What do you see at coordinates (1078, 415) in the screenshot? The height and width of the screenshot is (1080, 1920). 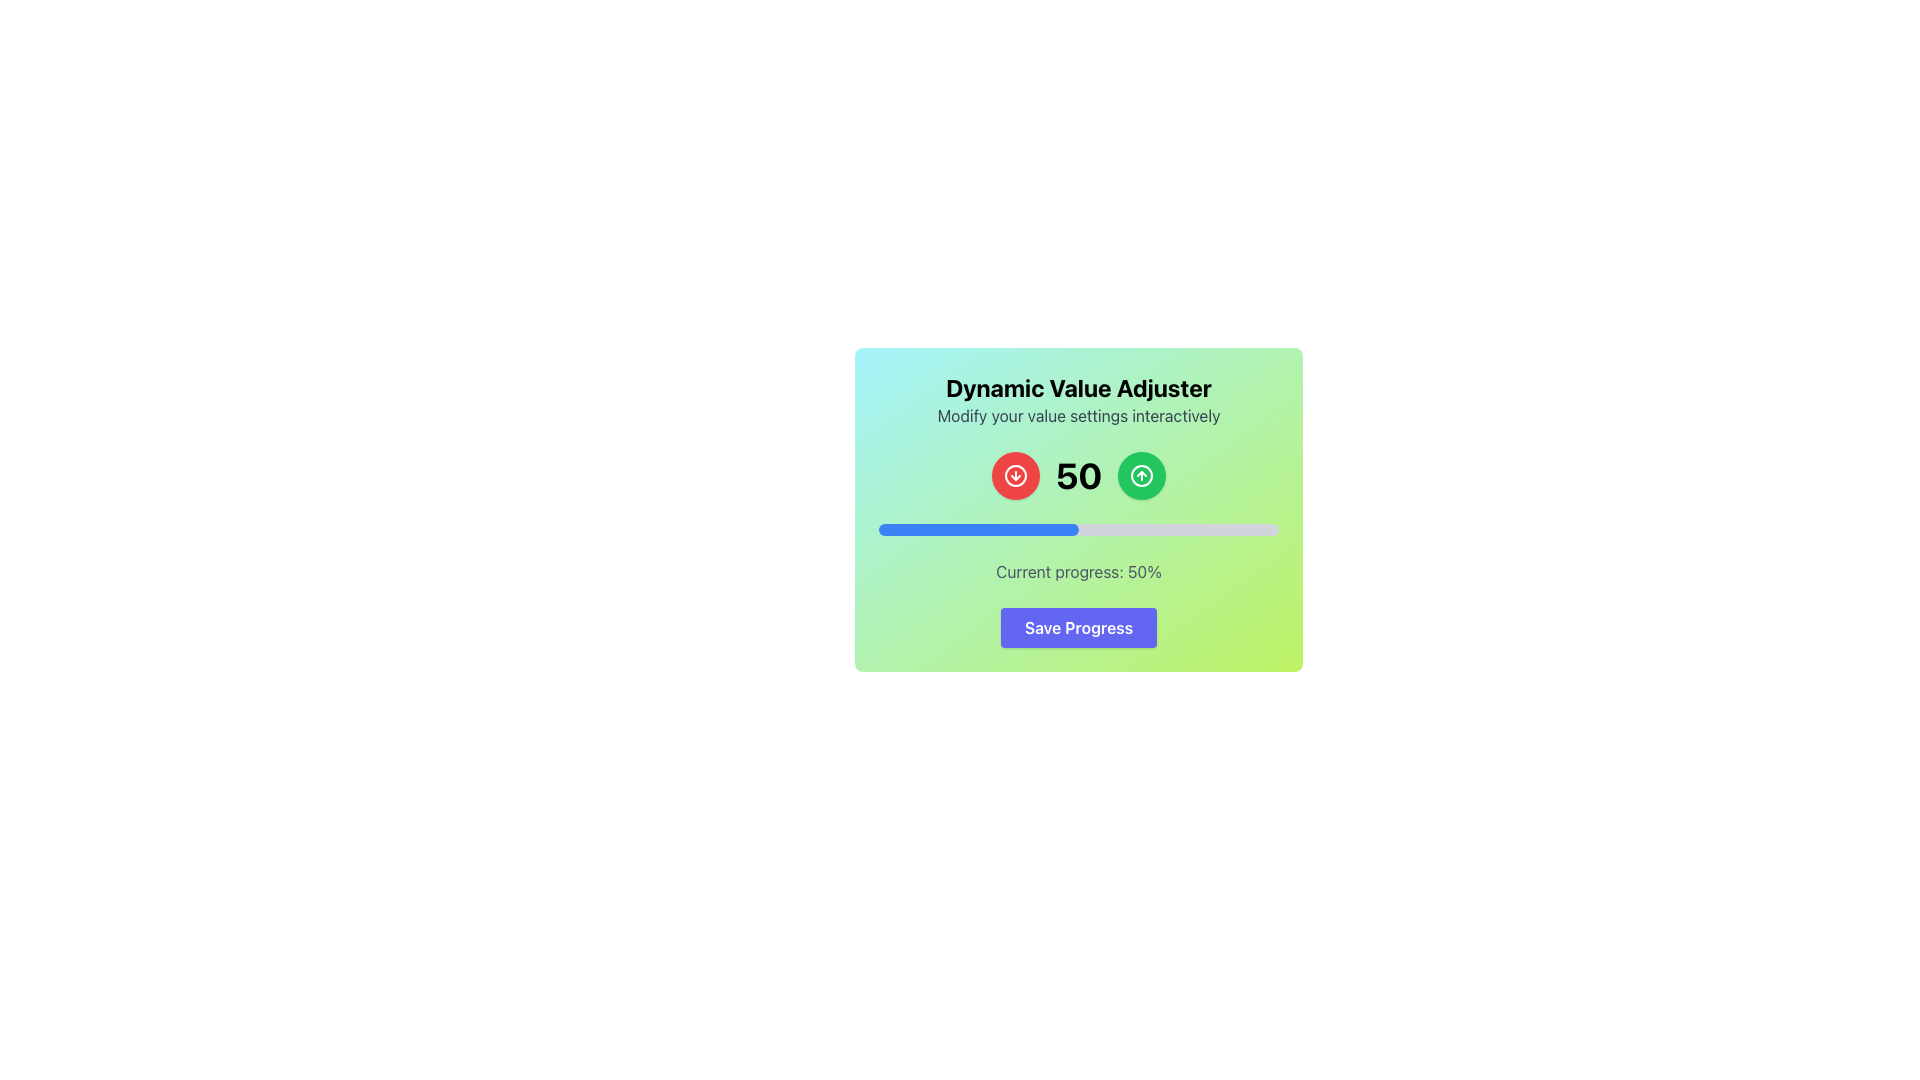 I see `the textual content that displays 'Modify your value settings interactively'` at bounding box center [1078, 415].